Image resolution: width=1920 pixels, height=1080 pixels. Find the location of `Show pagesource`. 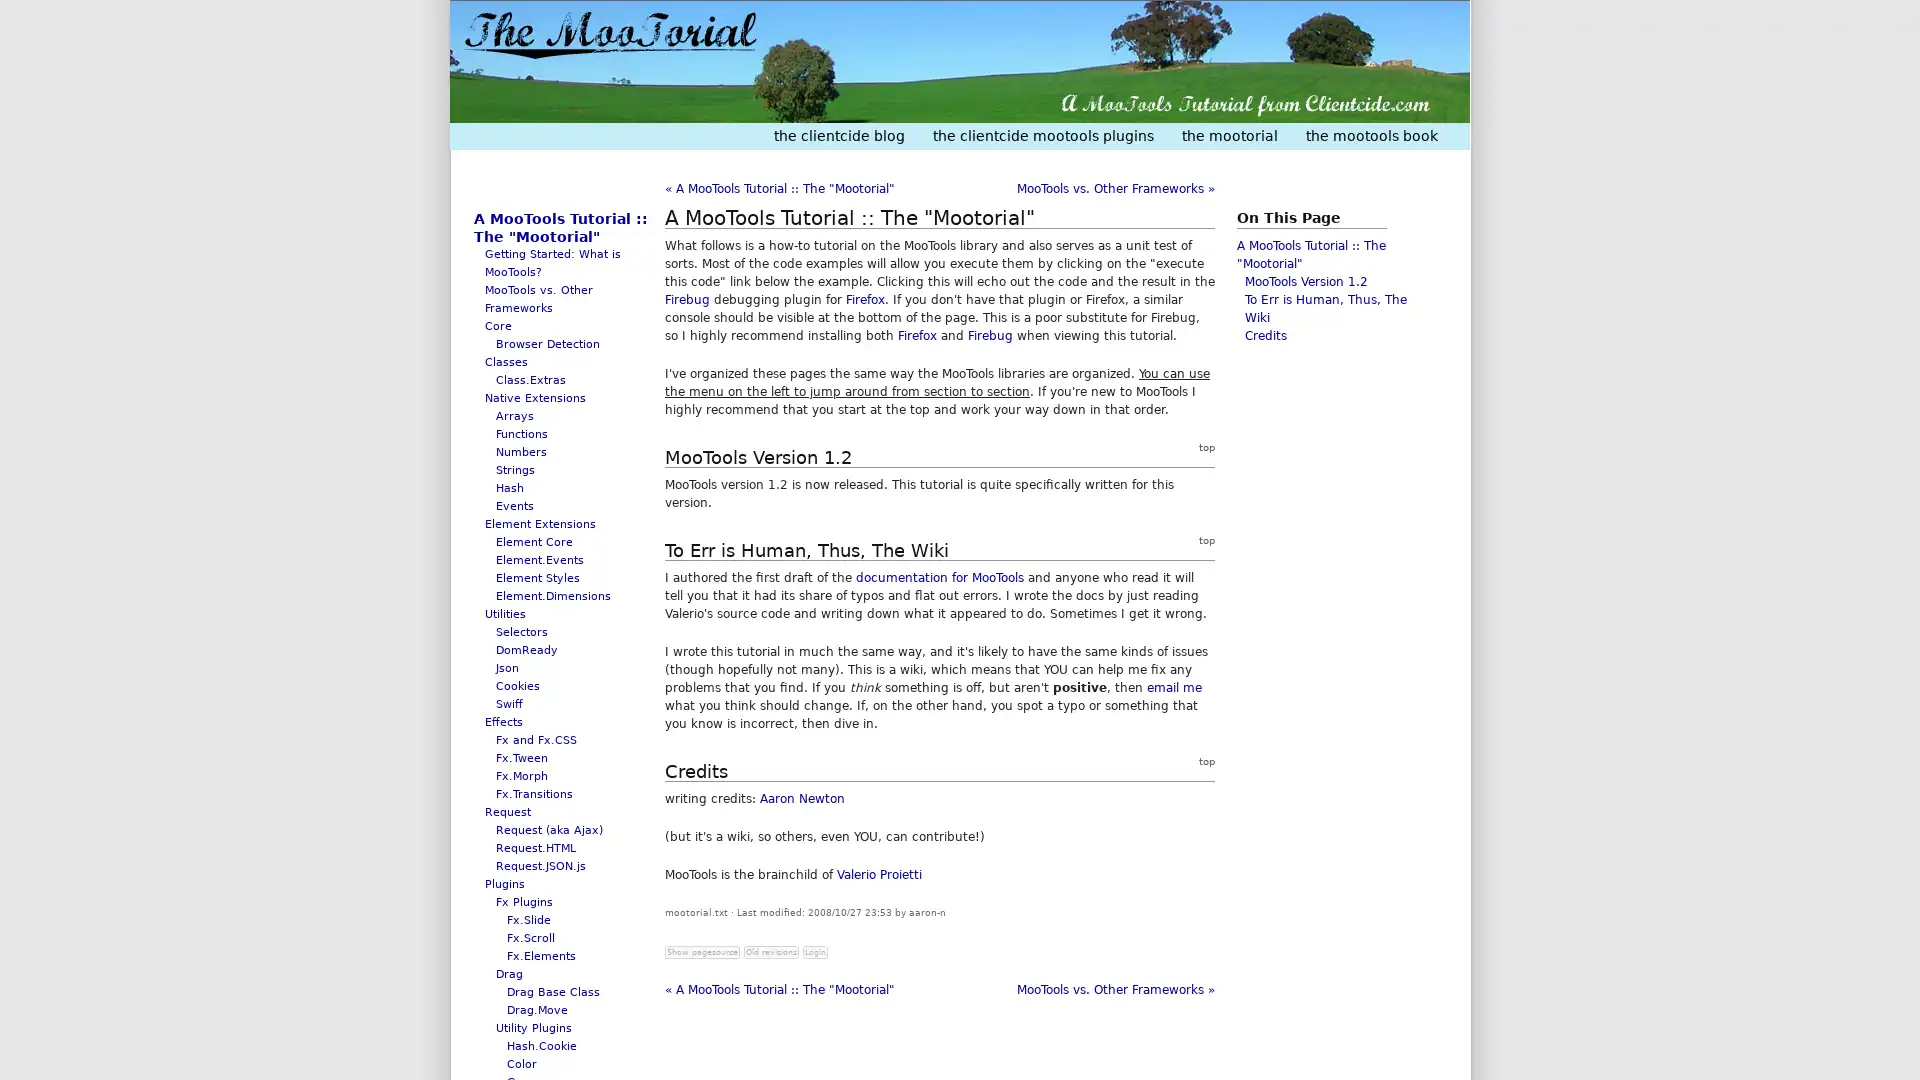

Show pagesource is located at coordinates (702, 951).